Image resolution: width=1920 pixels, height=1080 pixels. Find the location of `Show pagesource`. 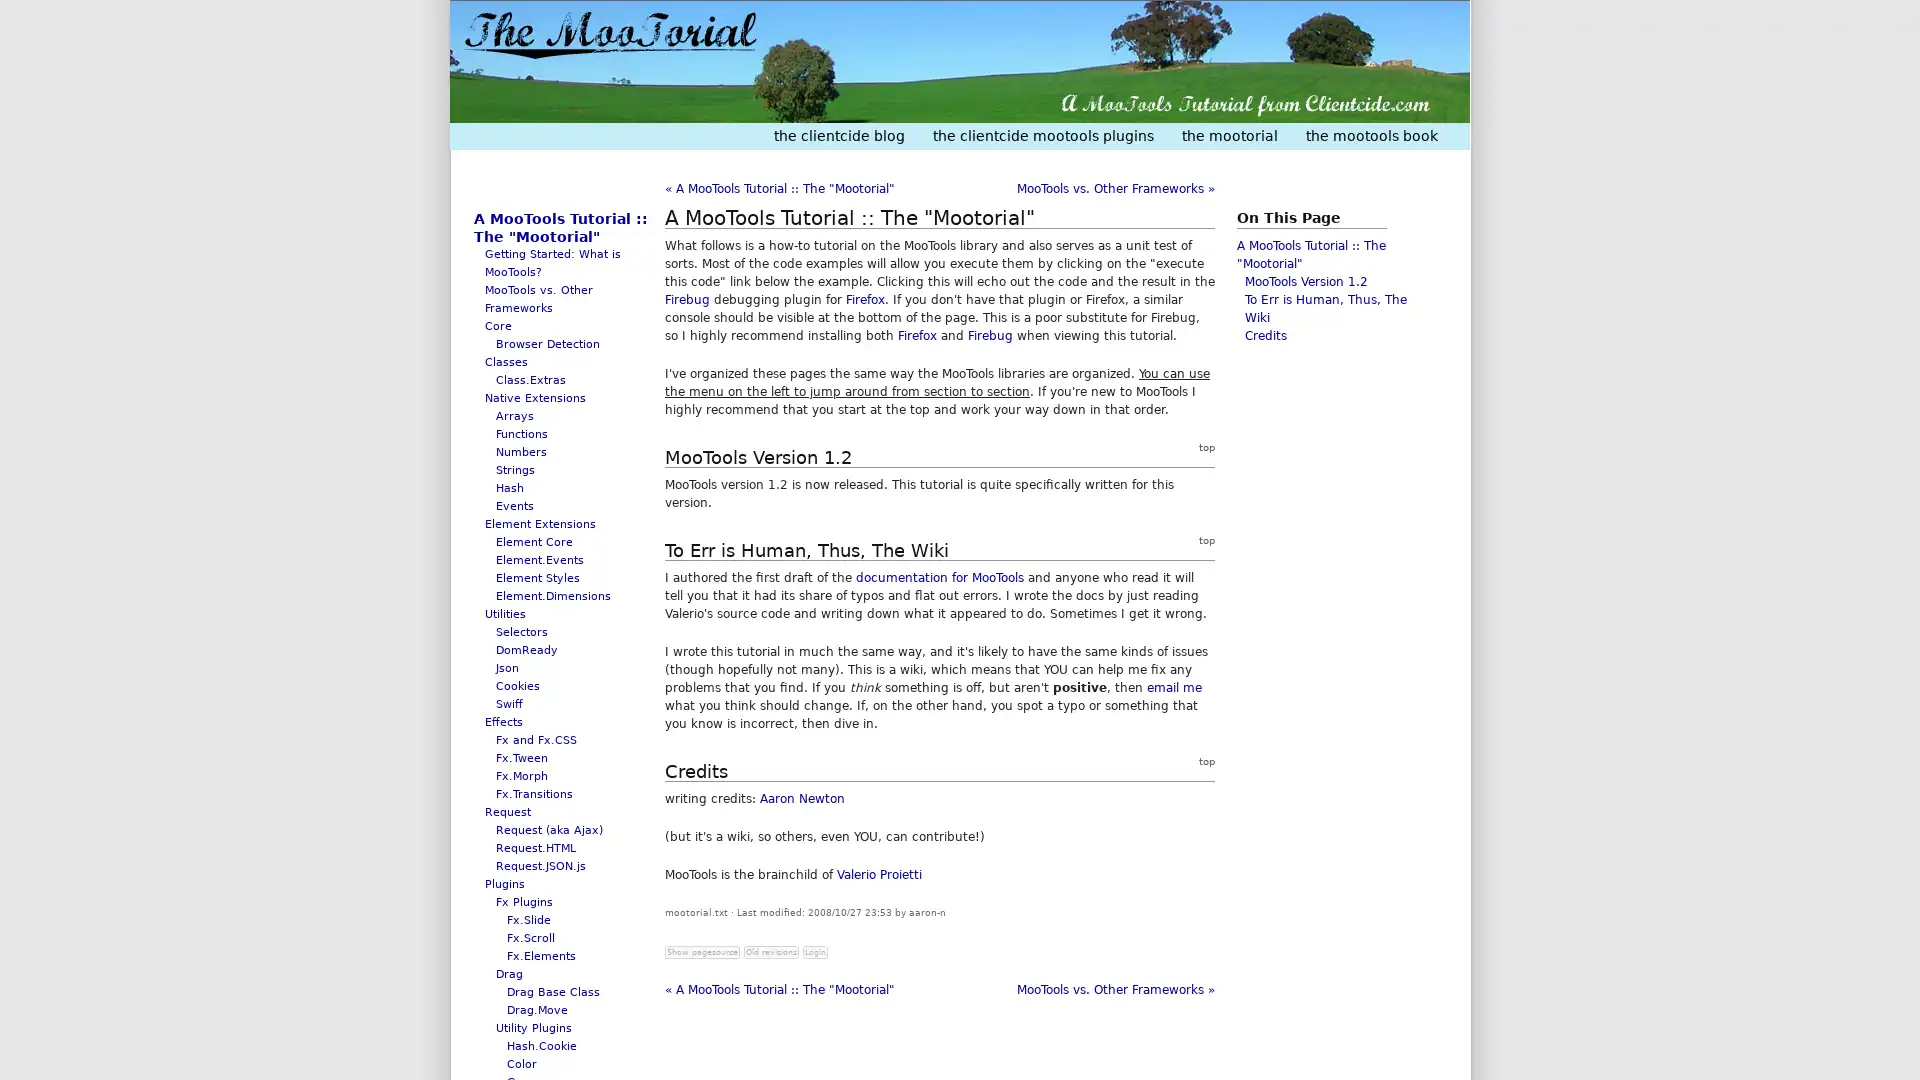

Show pagesource is located at coordinates (702, 951).